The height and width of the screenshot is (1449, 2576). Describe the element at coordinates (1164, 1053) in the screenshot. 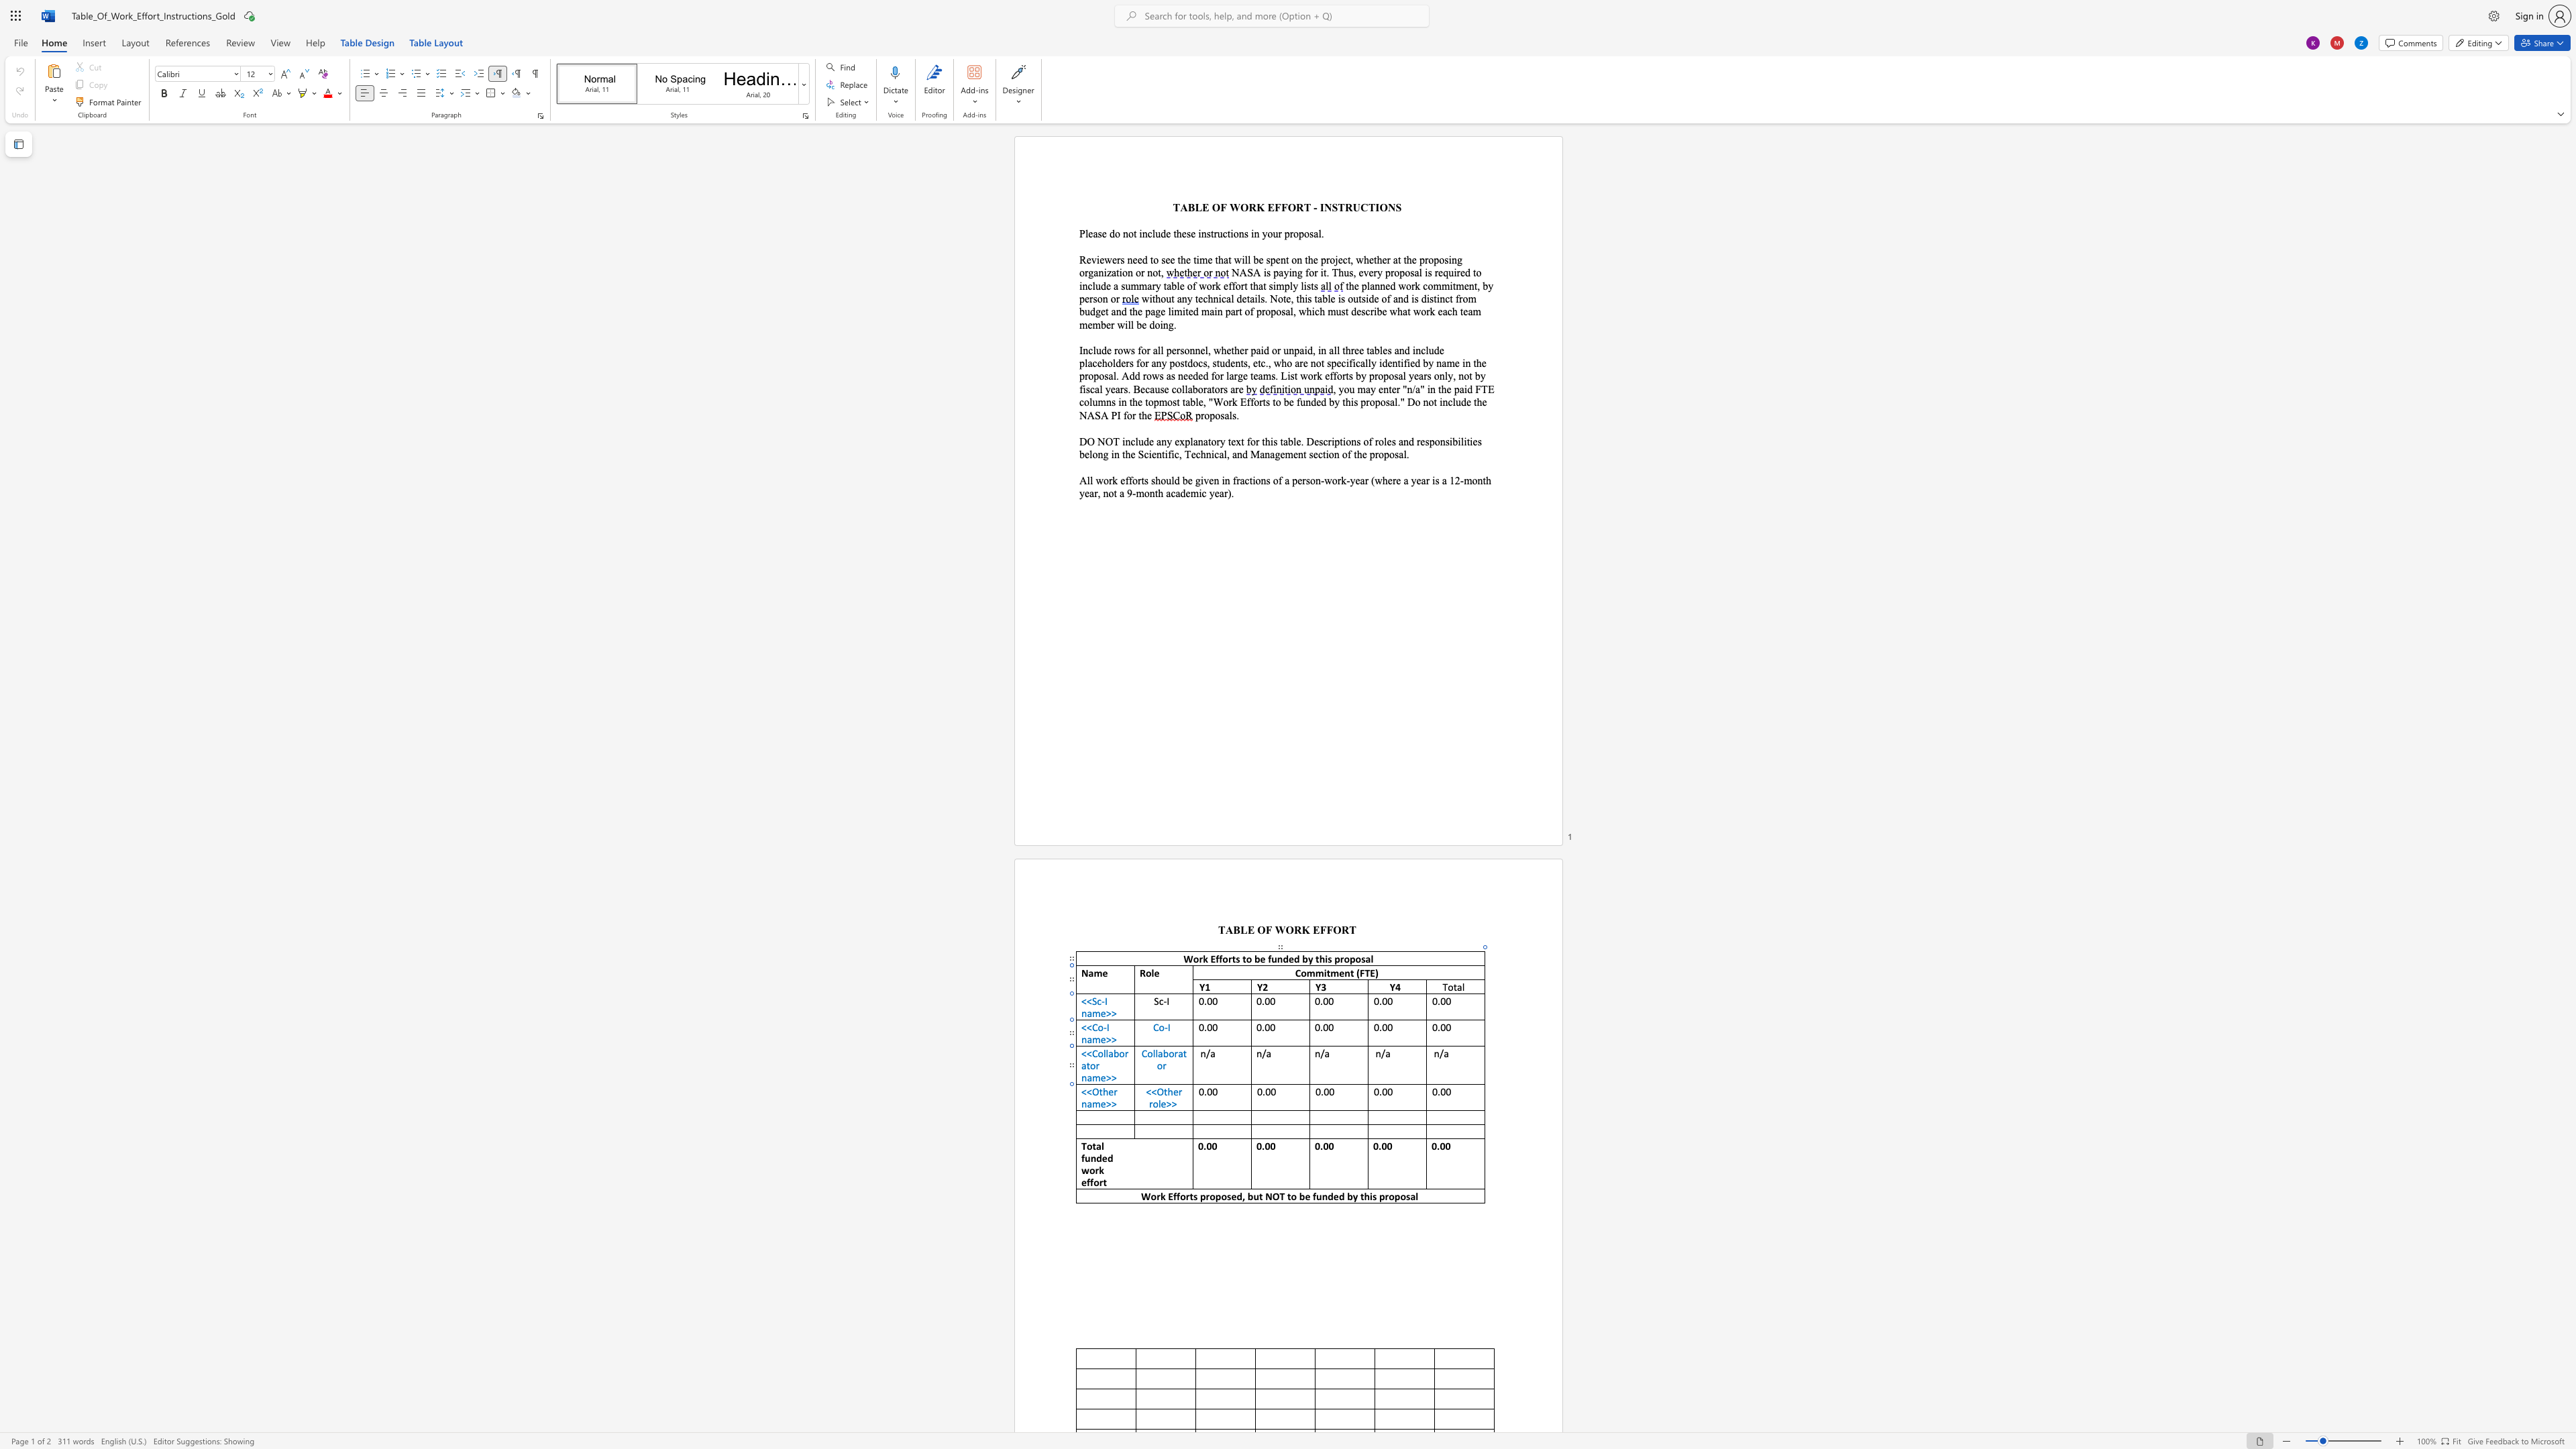

I see `the 1th character "b" in the text` at that location.